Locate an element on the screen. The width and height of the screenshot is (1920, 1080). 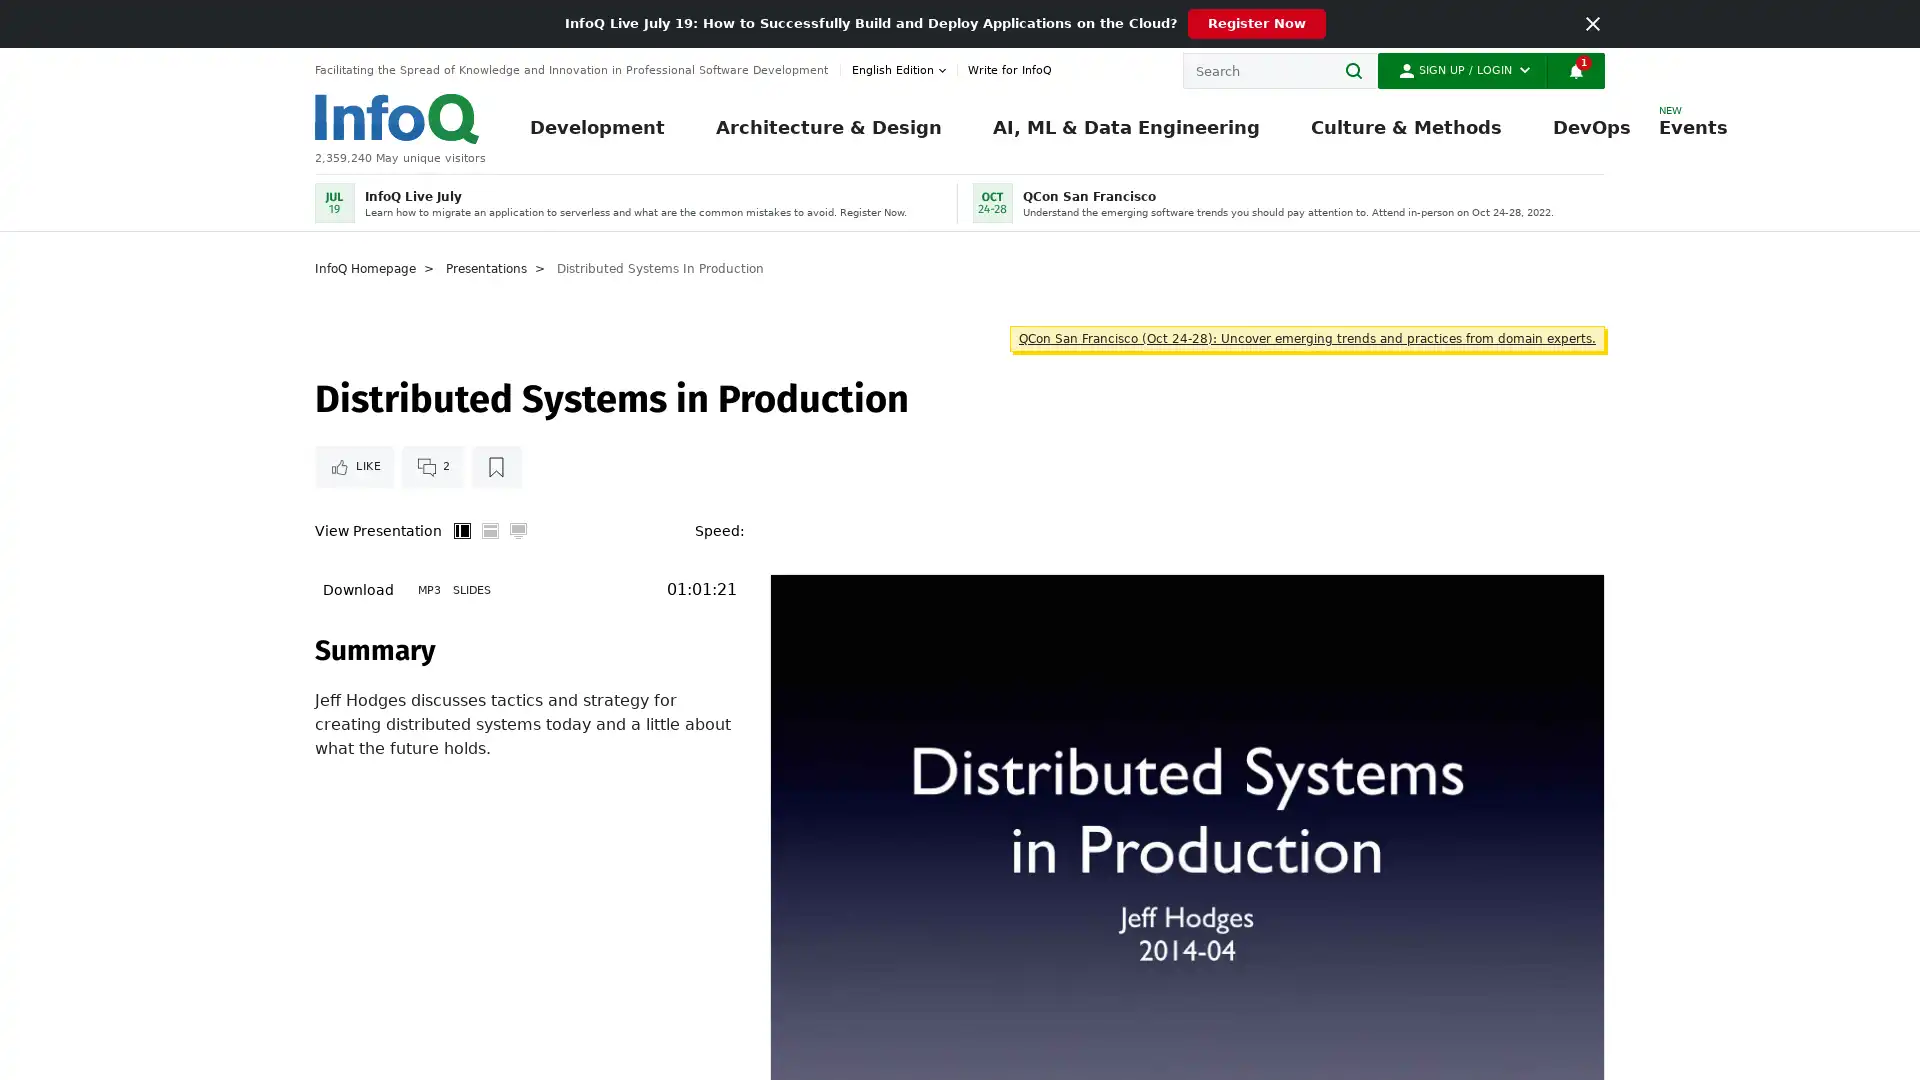
Full is located at coordinates (518, 556).